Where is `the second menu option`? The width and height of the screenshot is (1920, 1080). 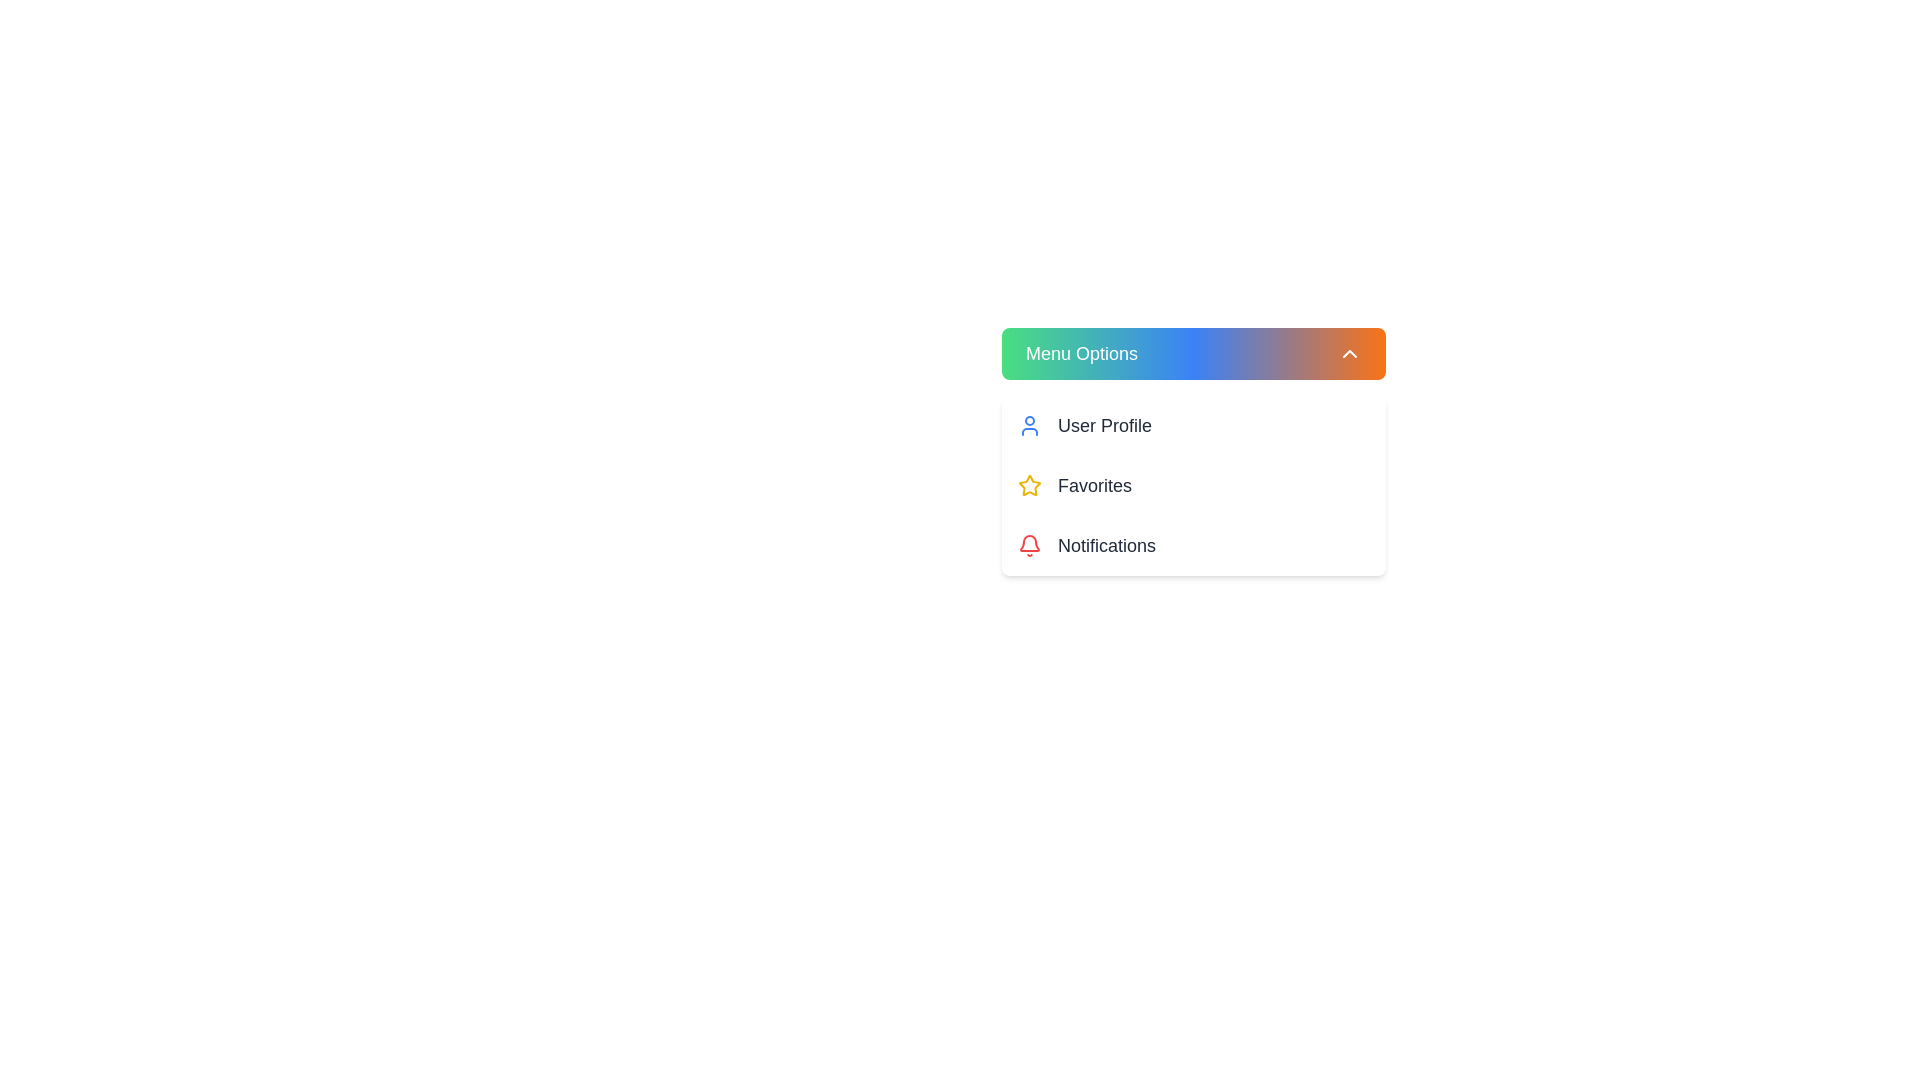
the second menu option is located at coordinates (1194, 486).